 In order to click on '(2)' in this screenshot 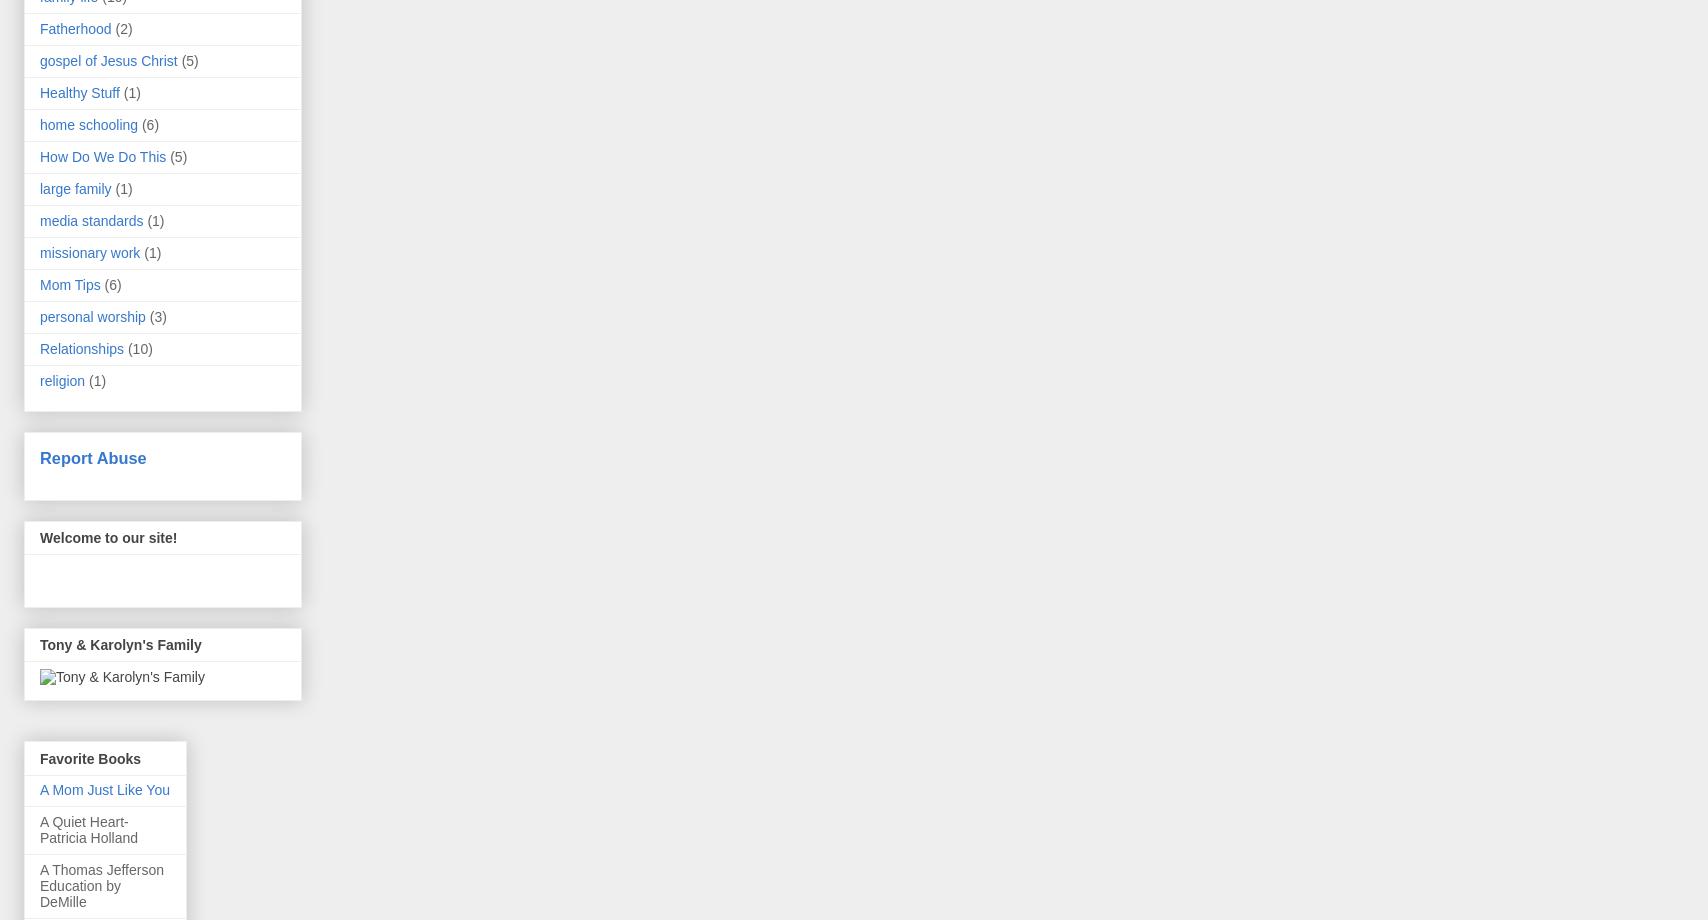, I will do `click(123, 27)`.